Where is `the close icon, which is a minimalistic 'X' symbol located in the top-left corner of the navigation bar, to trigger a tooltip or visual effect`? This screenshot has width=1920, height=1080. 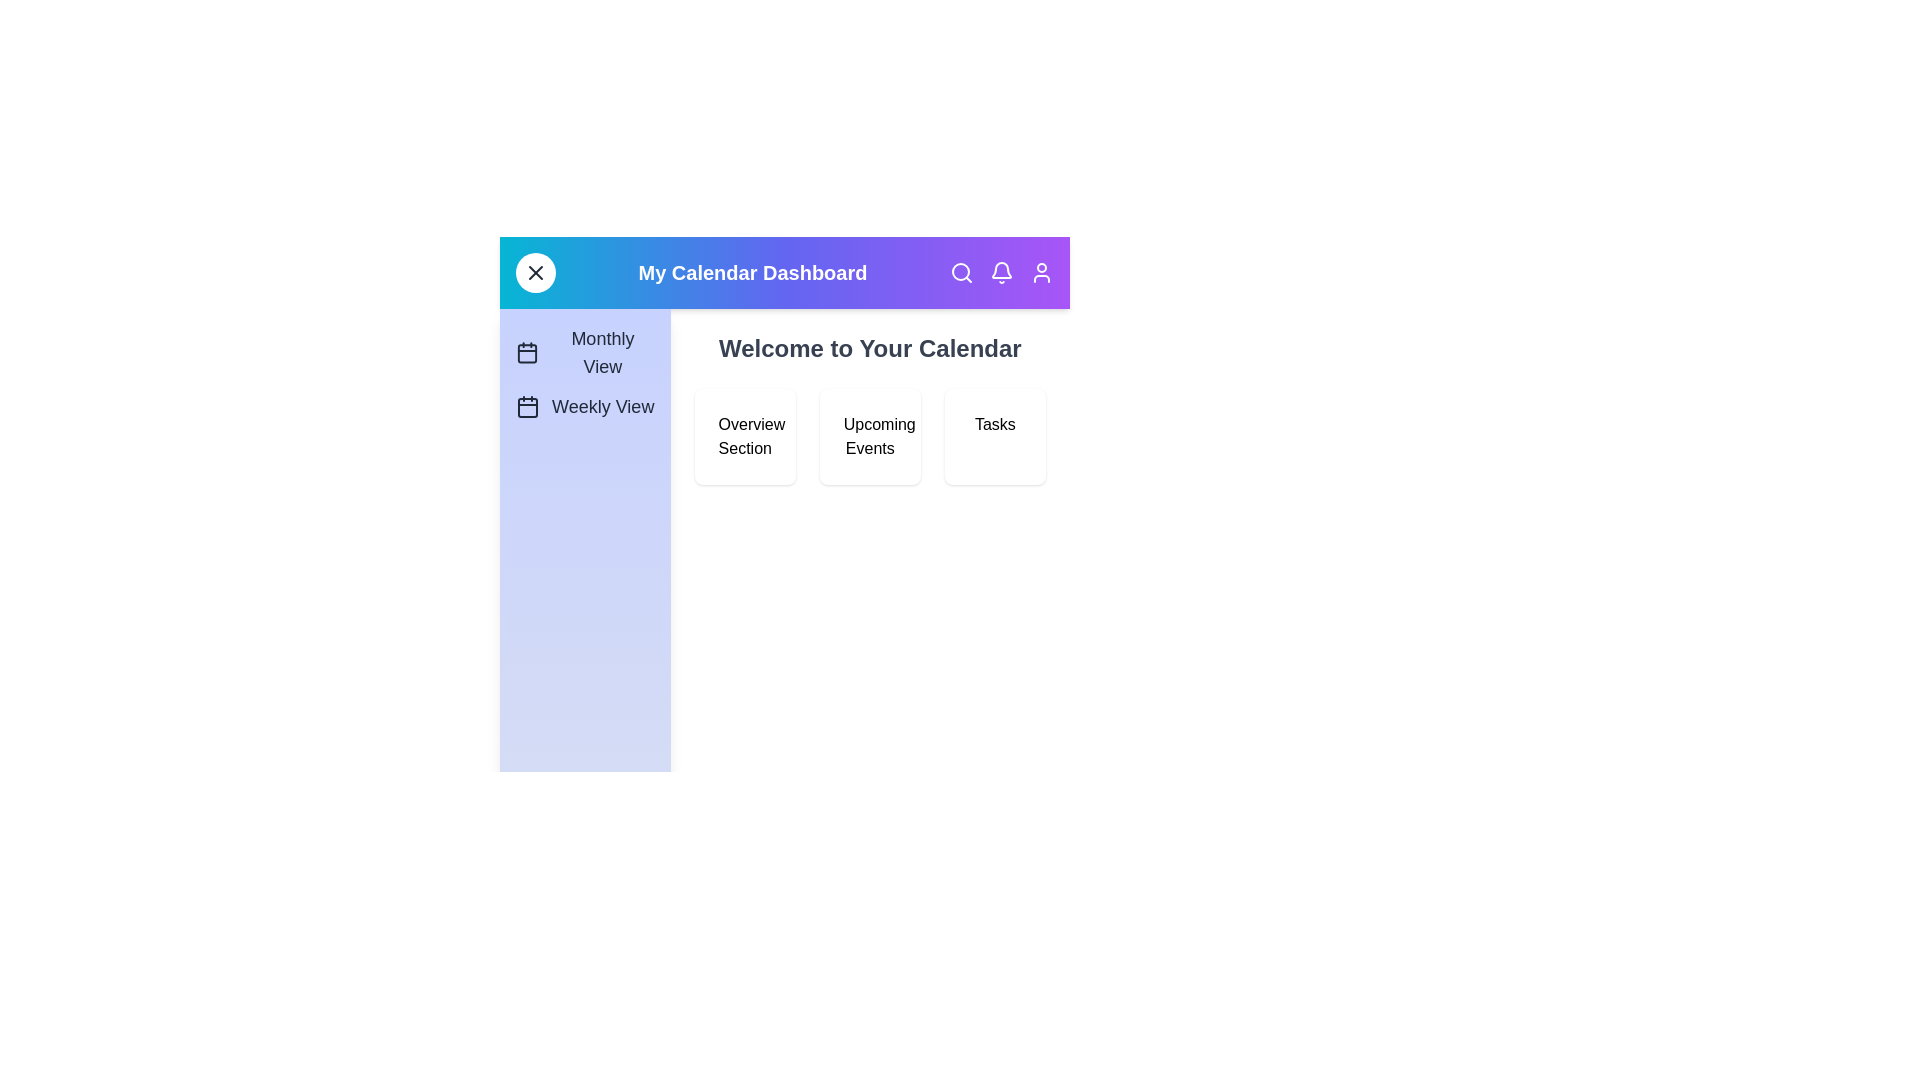
the close icon, which is a minimalistic 'X' symbol located in the top-left corner of the navigation bar, to trigger a tooltip or visual effect is located at coordinates (536, 273).